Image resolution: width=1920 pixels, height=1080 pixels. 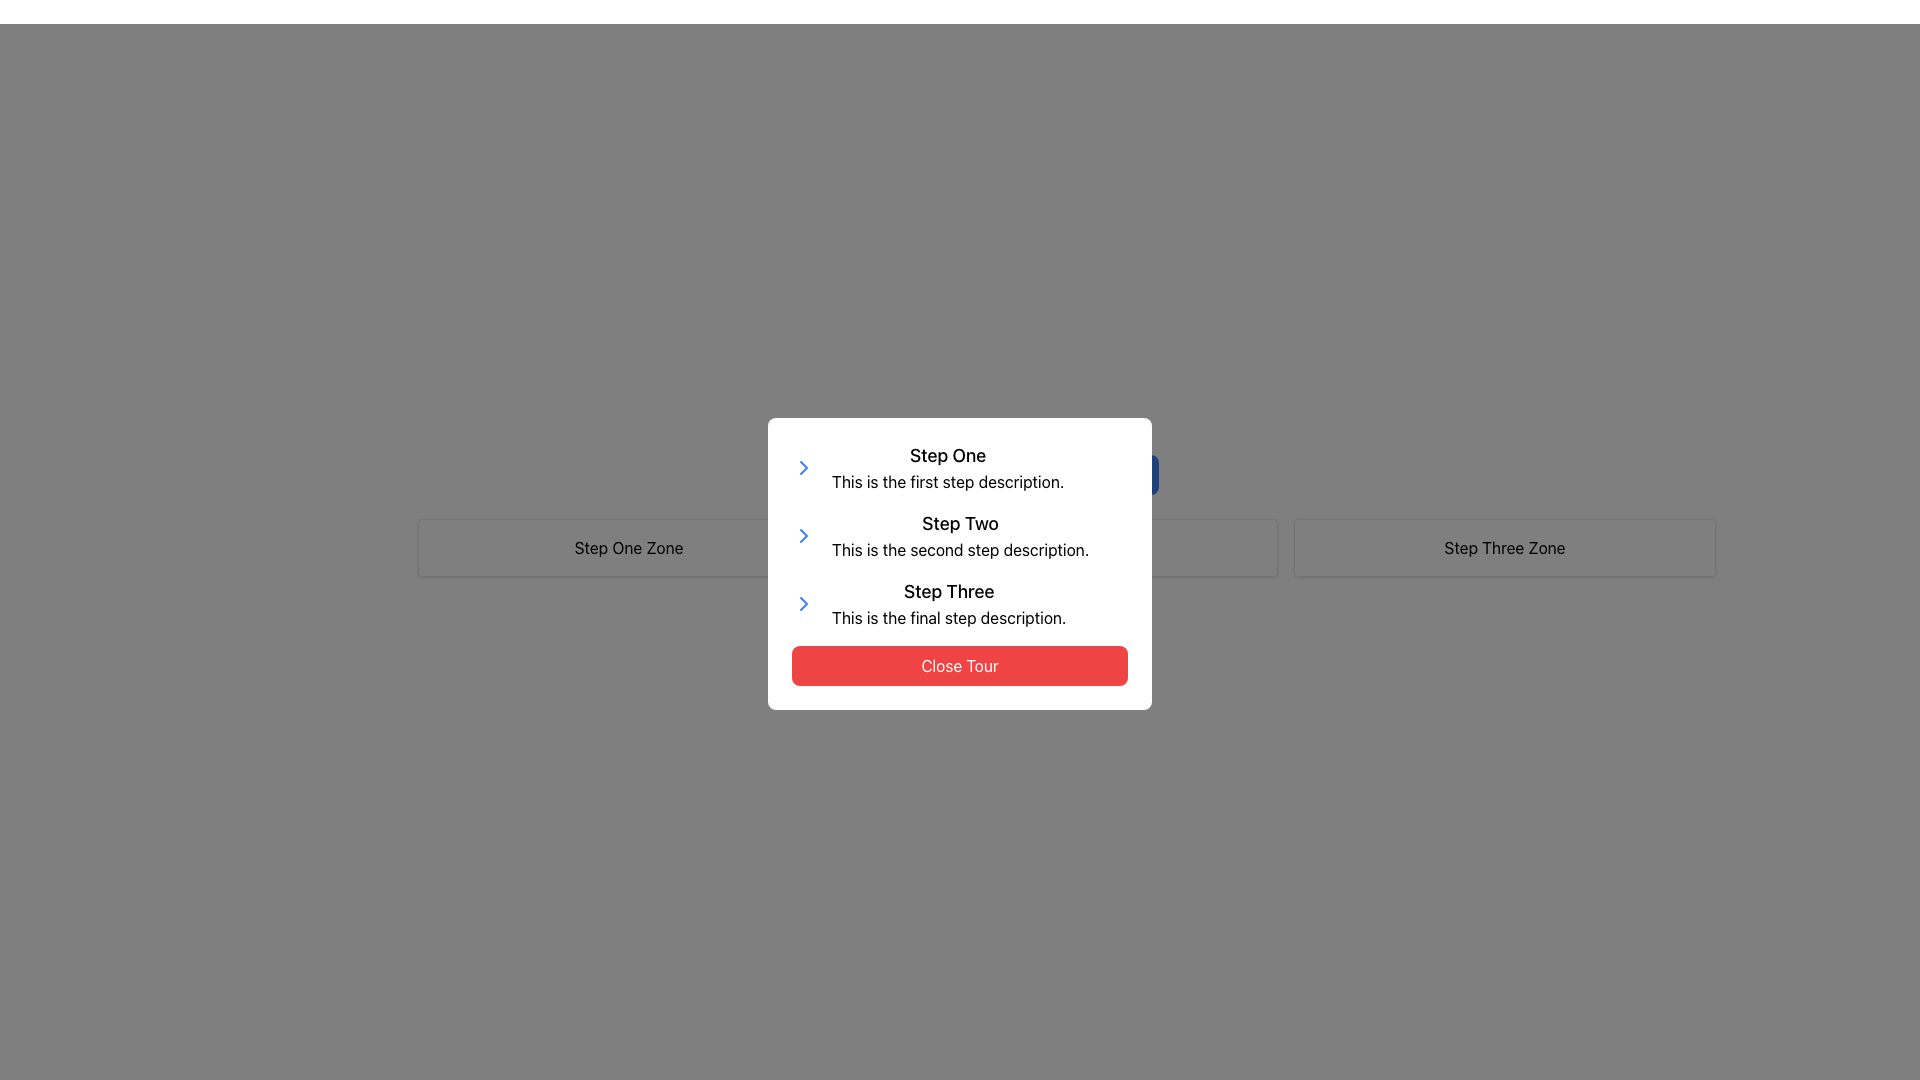 I want to click on the interactive tour button located centrally above the zones labeled 'Step One Zone', 'Step Two Zone', and 'Step Three Zone', so click(x=1065, y=474).